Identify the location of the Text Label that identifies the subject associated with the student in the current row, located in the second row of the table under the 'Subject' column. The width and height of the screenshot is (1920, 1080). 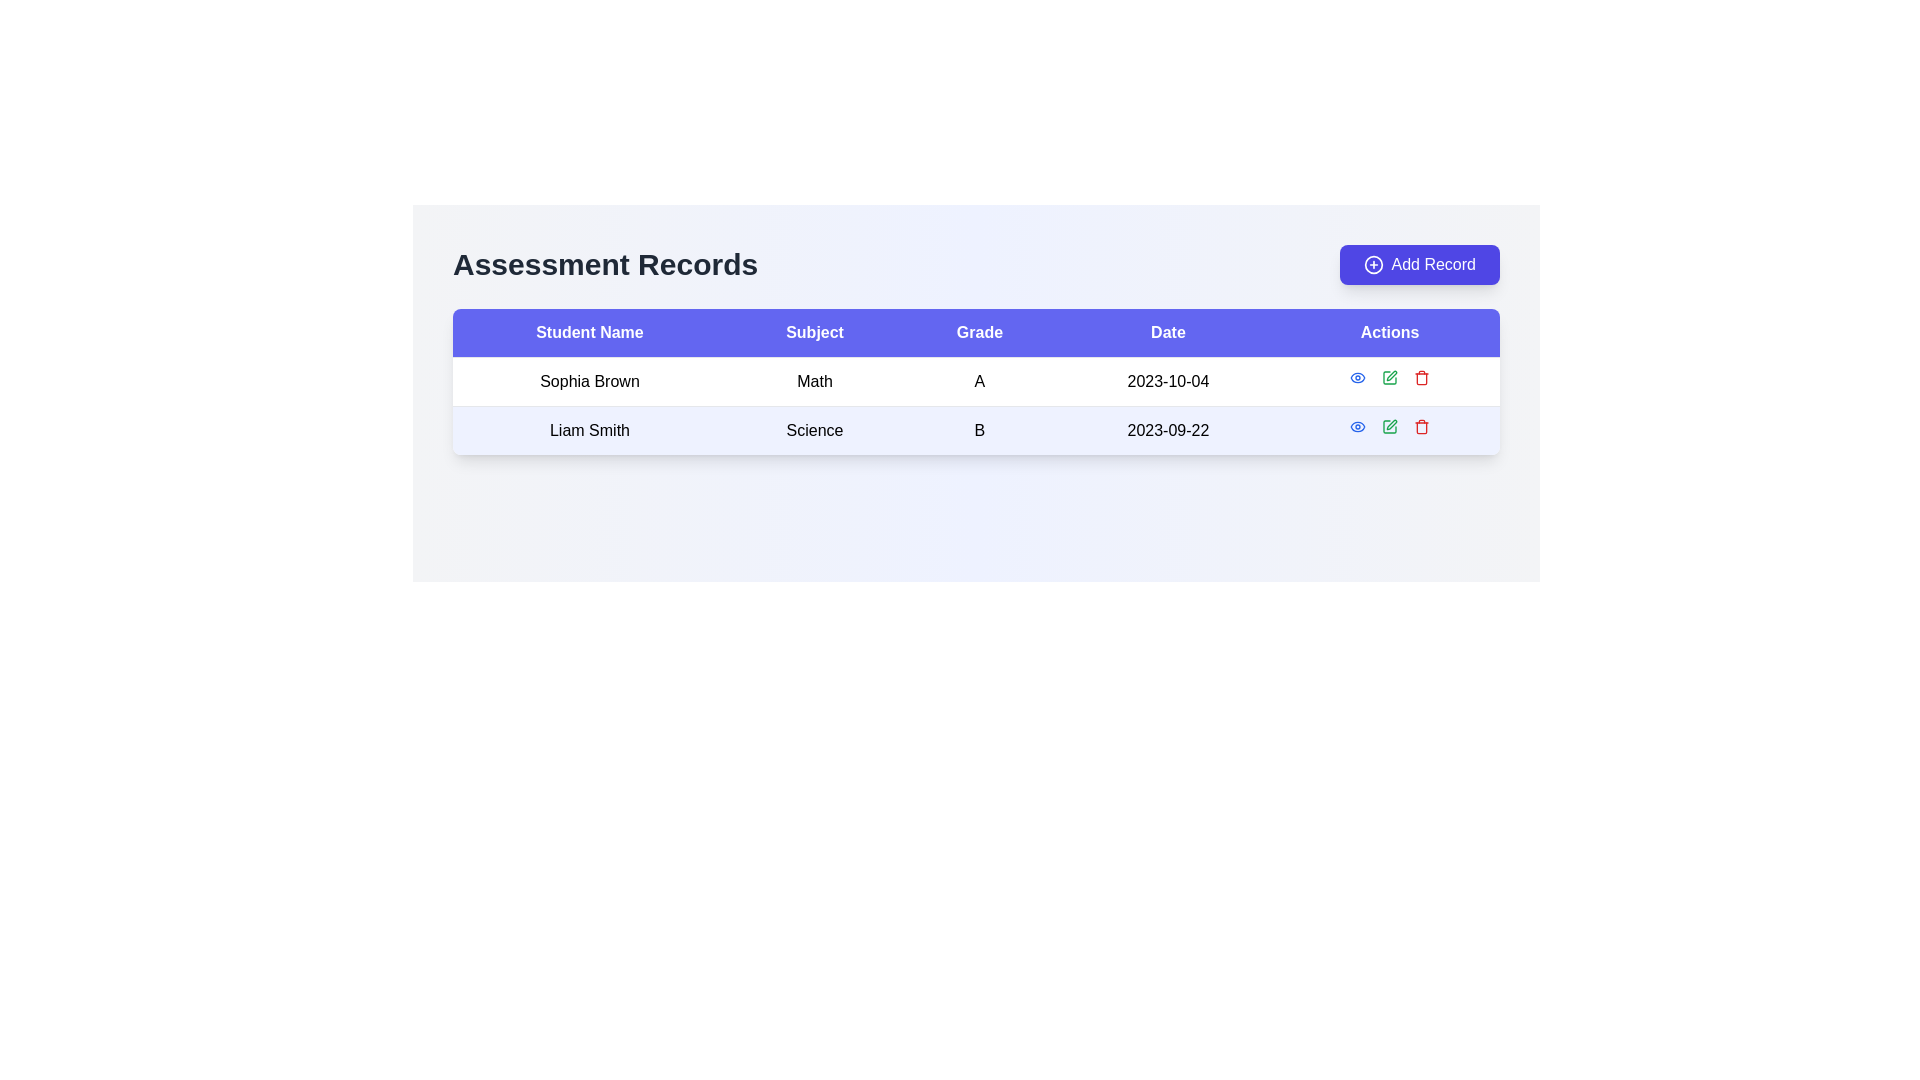
(815, 429).